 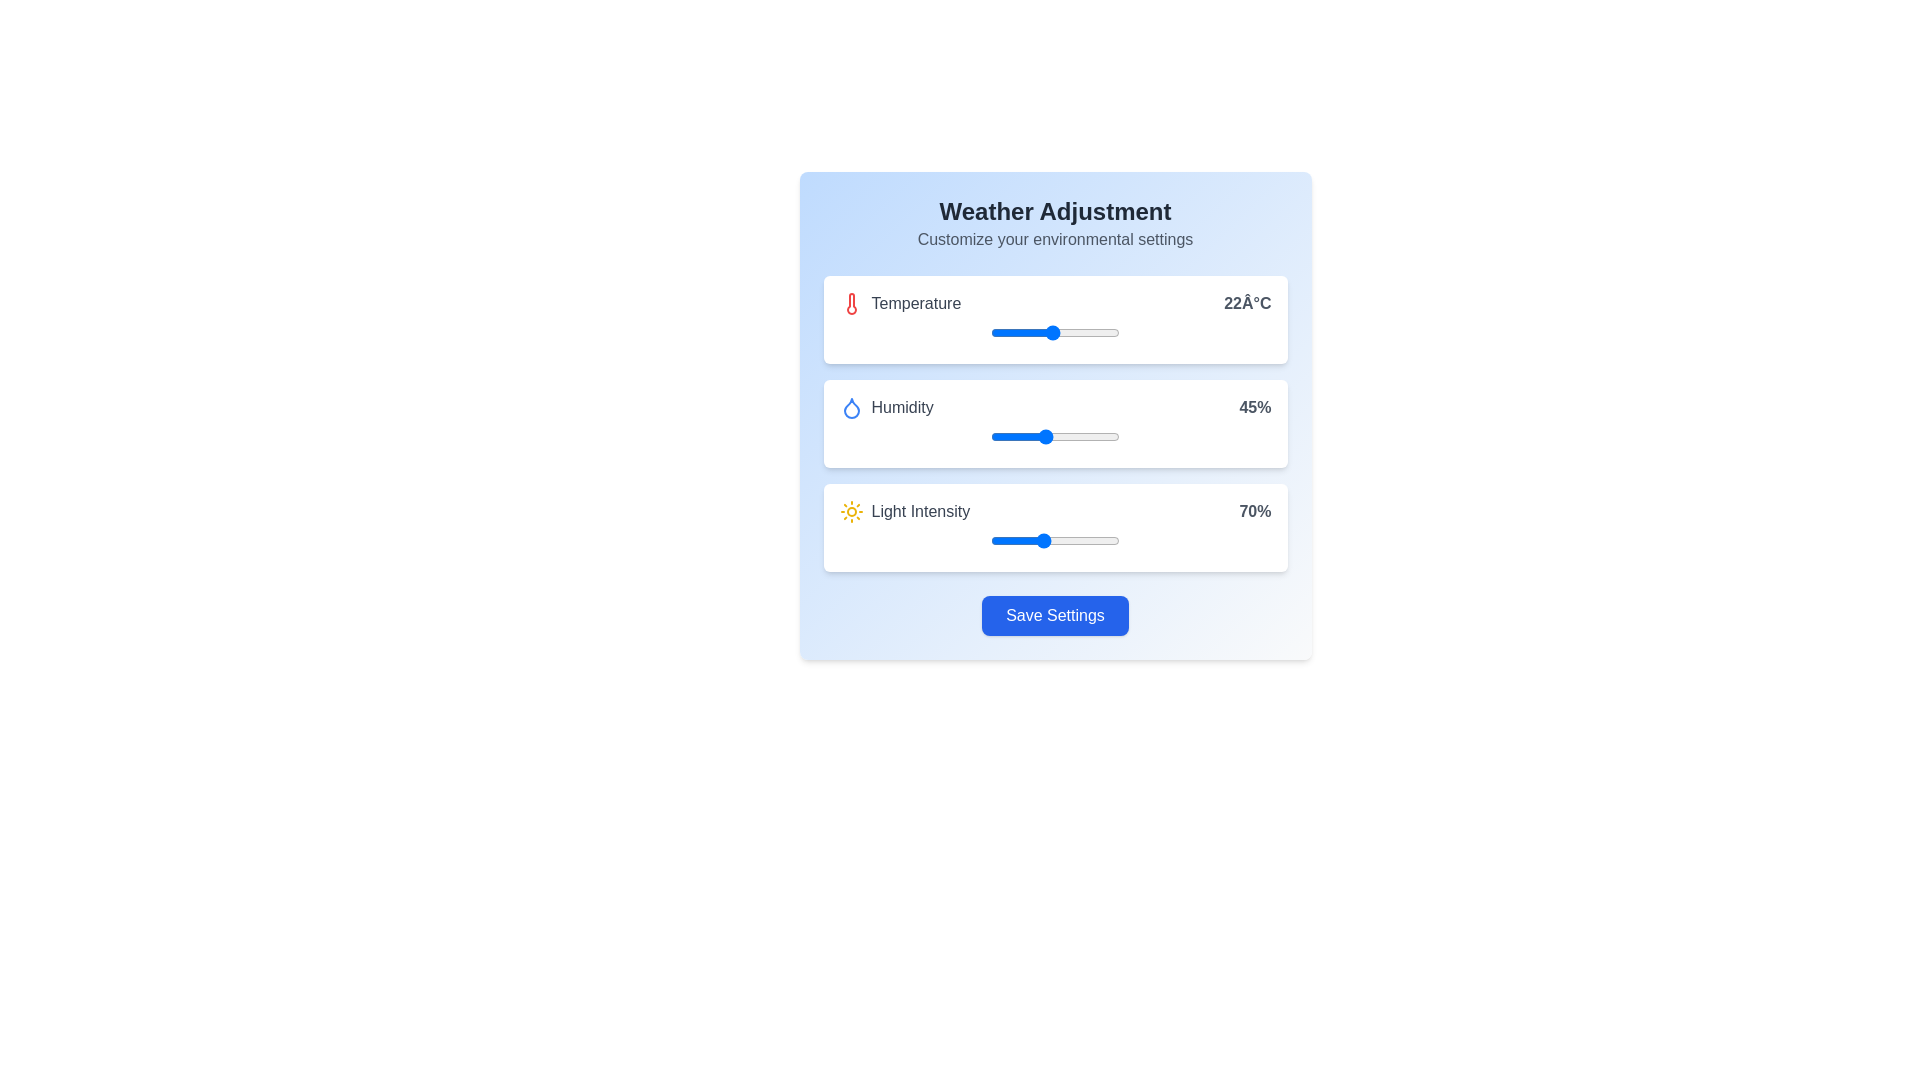 I want to click on the 'Temperature' label with icon, which features a gray medium-bold text and a red thermometer icon, so click(x=899, y=304).